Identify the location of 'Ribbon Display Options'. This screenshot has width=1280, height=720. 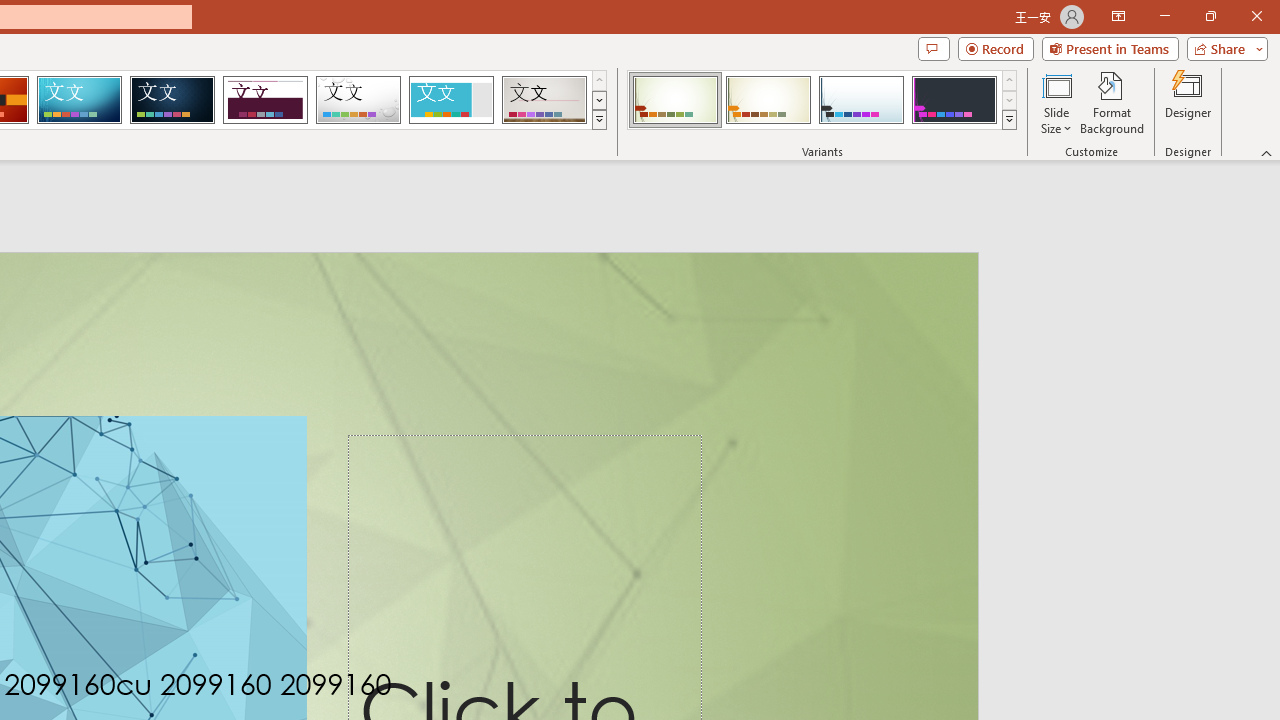
(1117, 16).